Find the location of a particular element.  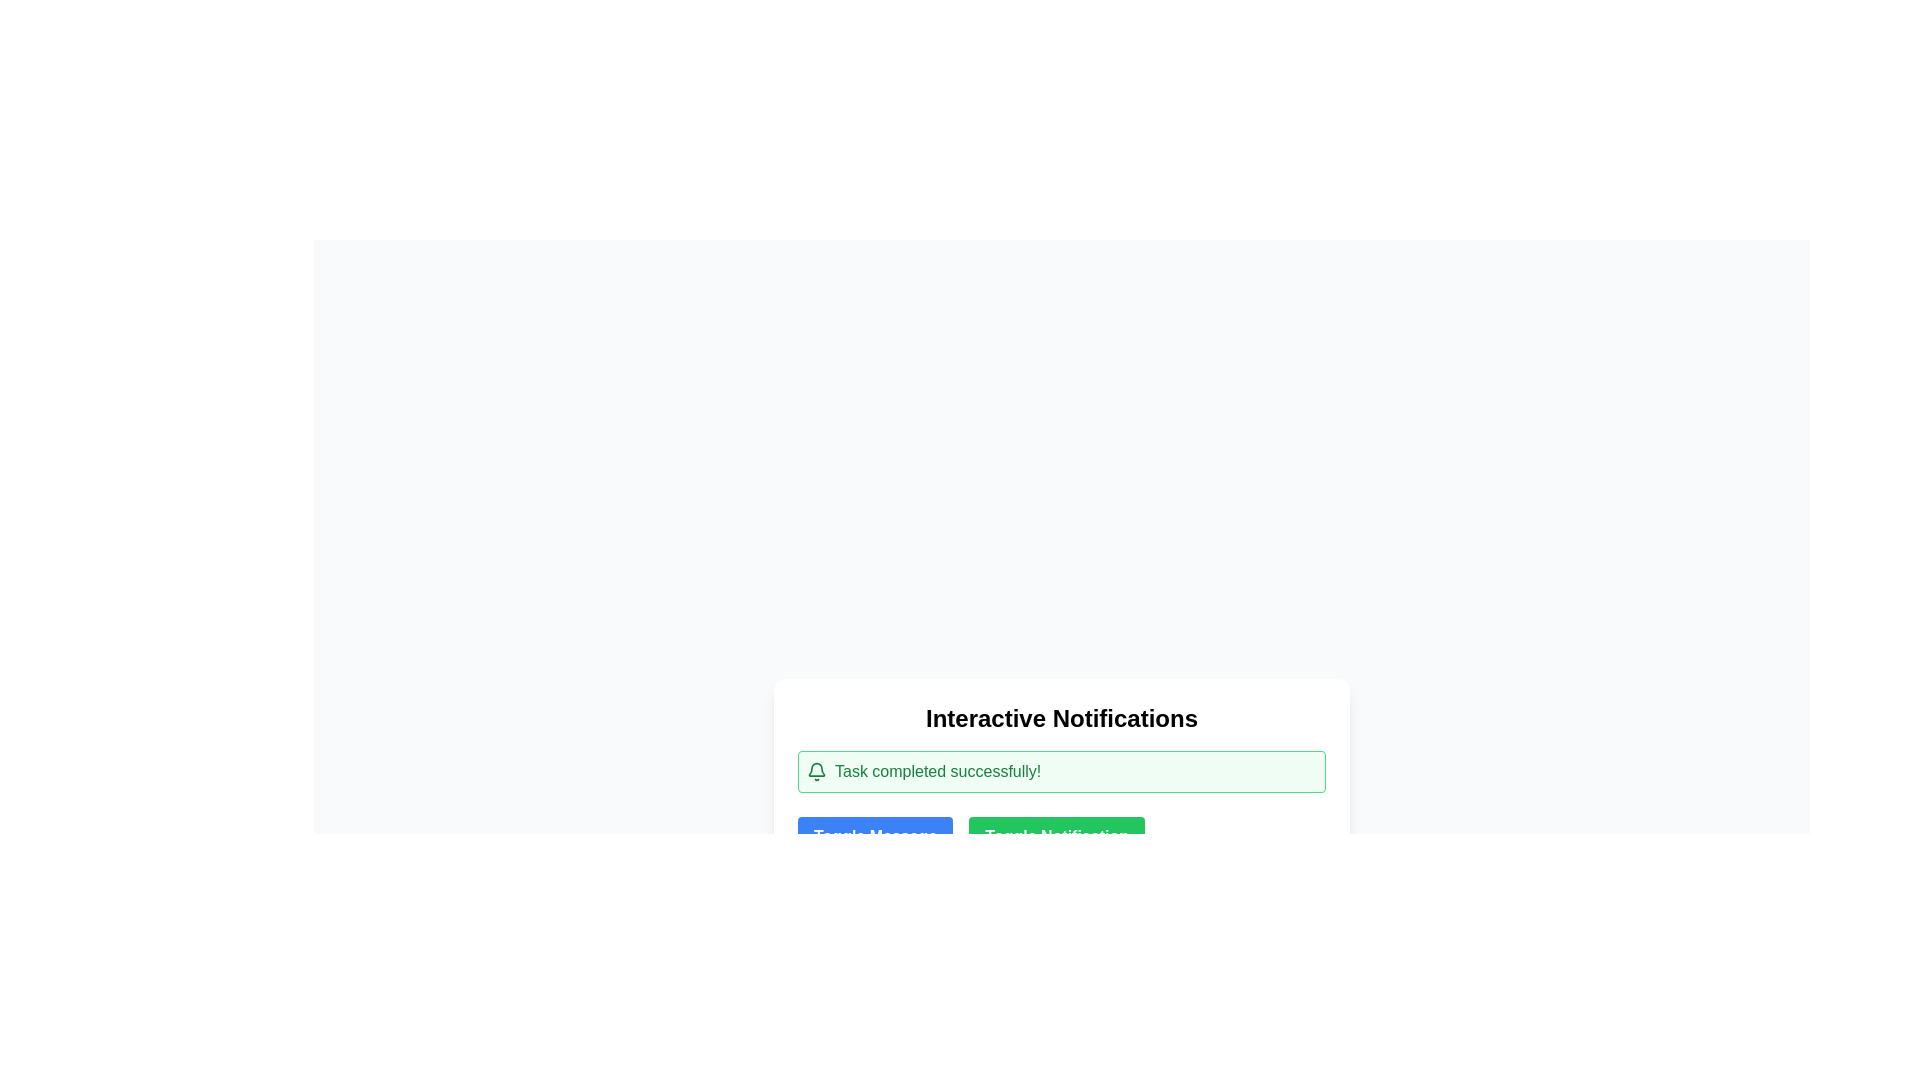

the text label that reads 'Task completed successfully!' which is rendered in green text on a light green background, located within a notification component to the right of a bell-shaped icon is located at coordinates (937, 770).